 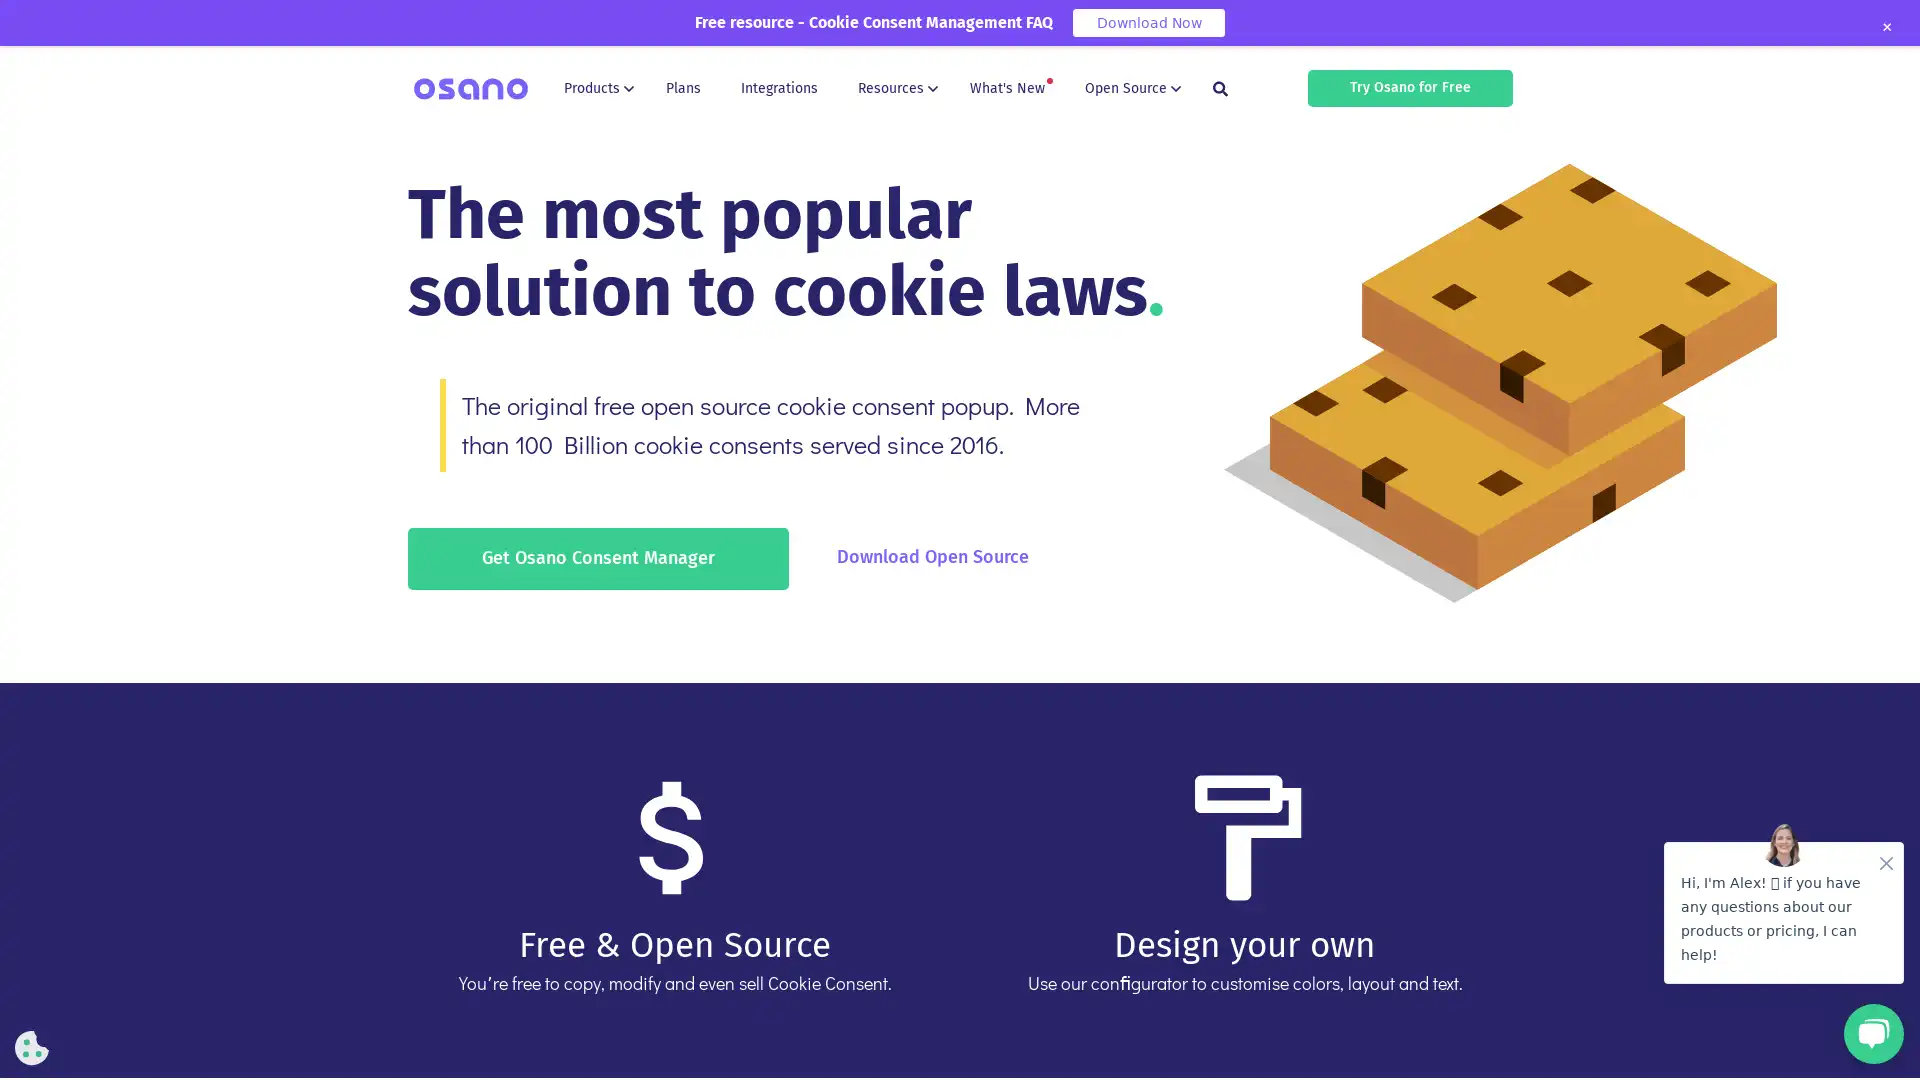 I want to click on Close, so click(x=1885, y=27).